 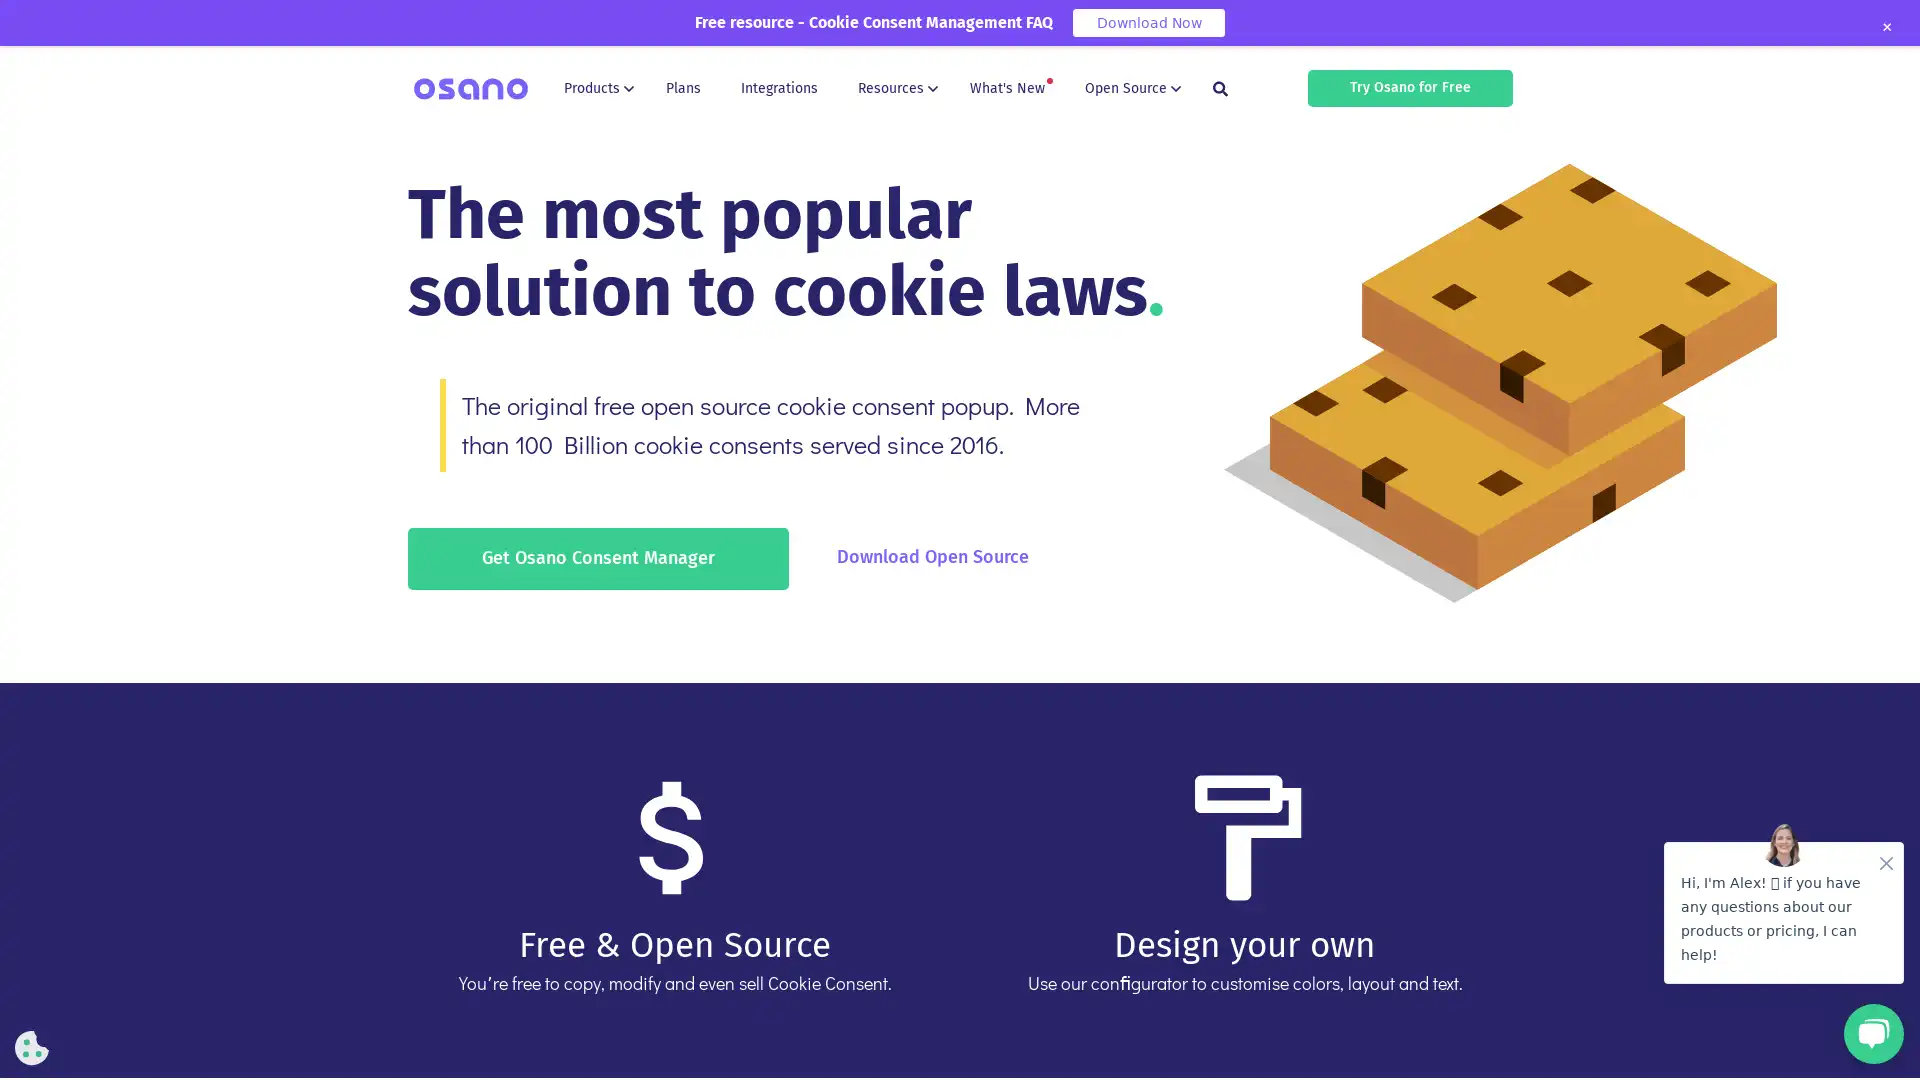 I want to click on Close, so click(x=1885, y=27).